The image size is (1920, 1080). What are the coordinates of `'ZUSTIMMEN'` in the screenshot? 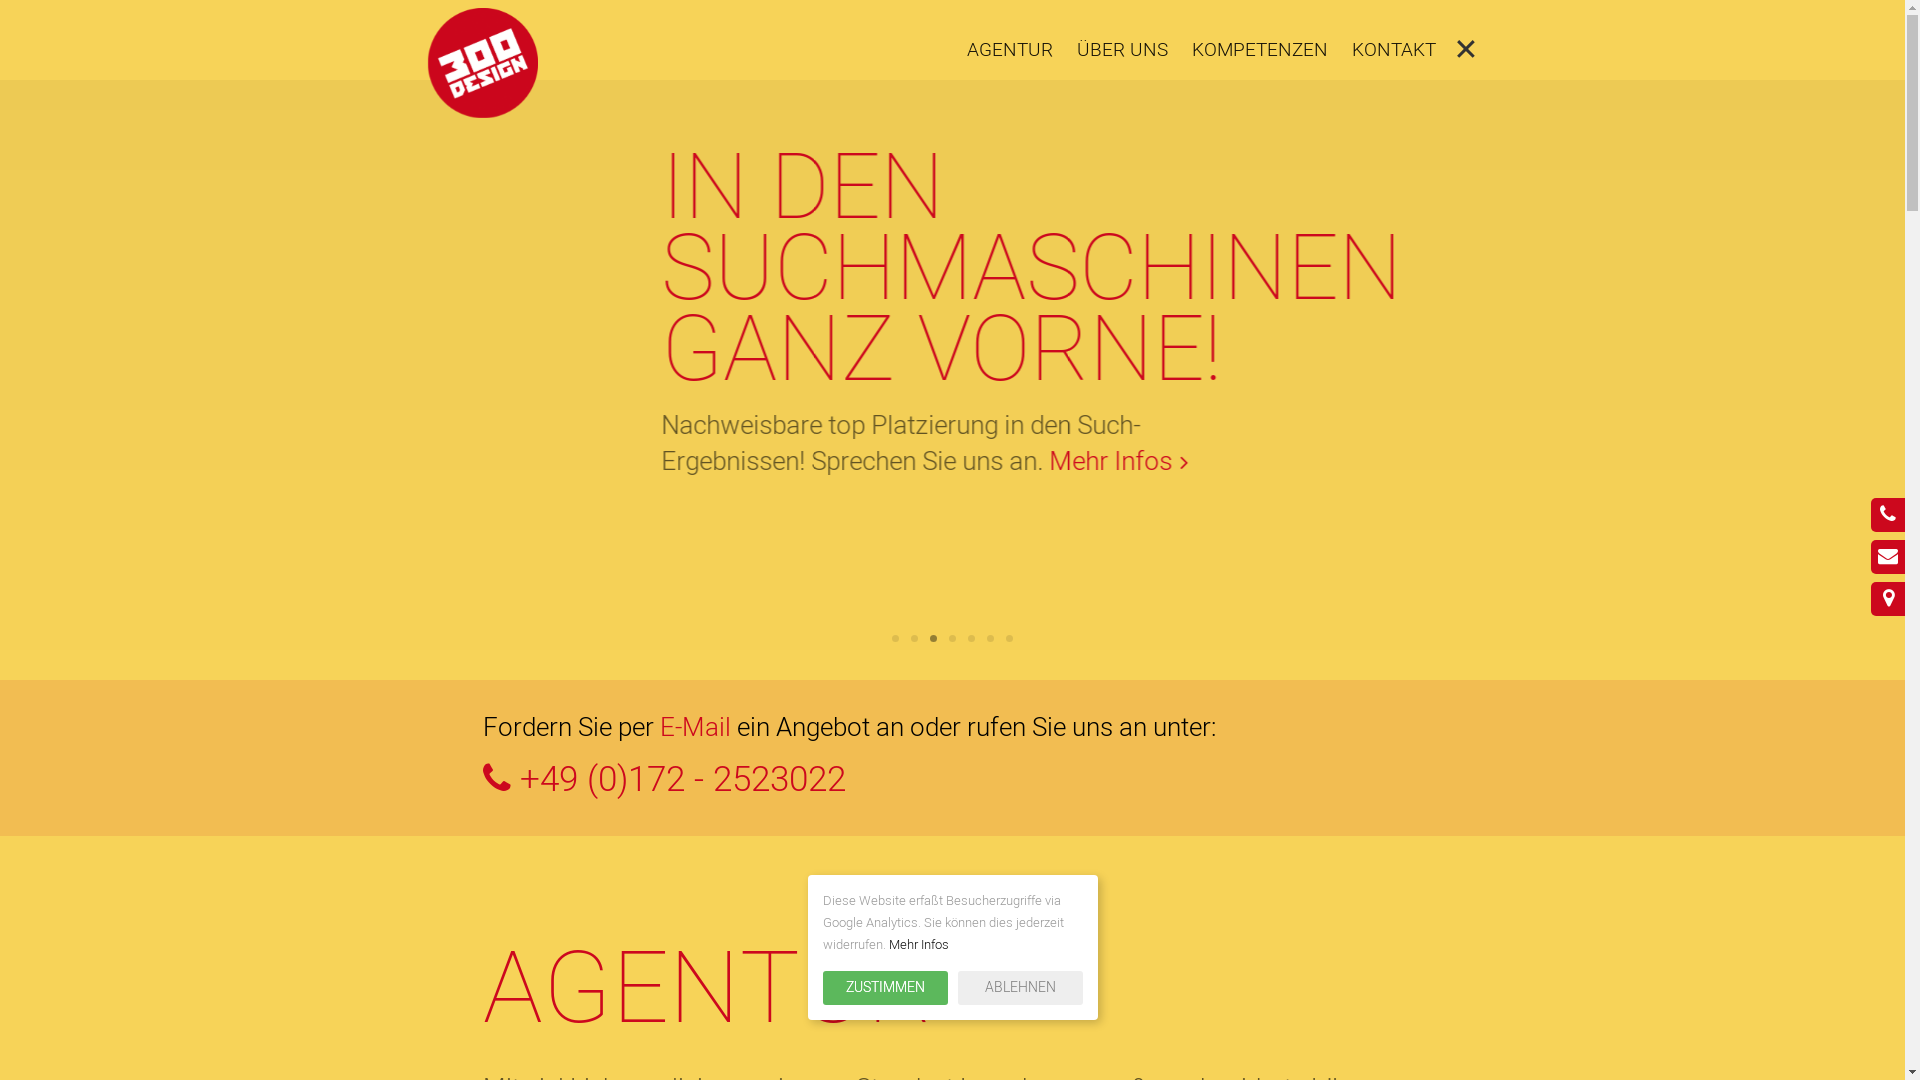 It's located at (883, 986).